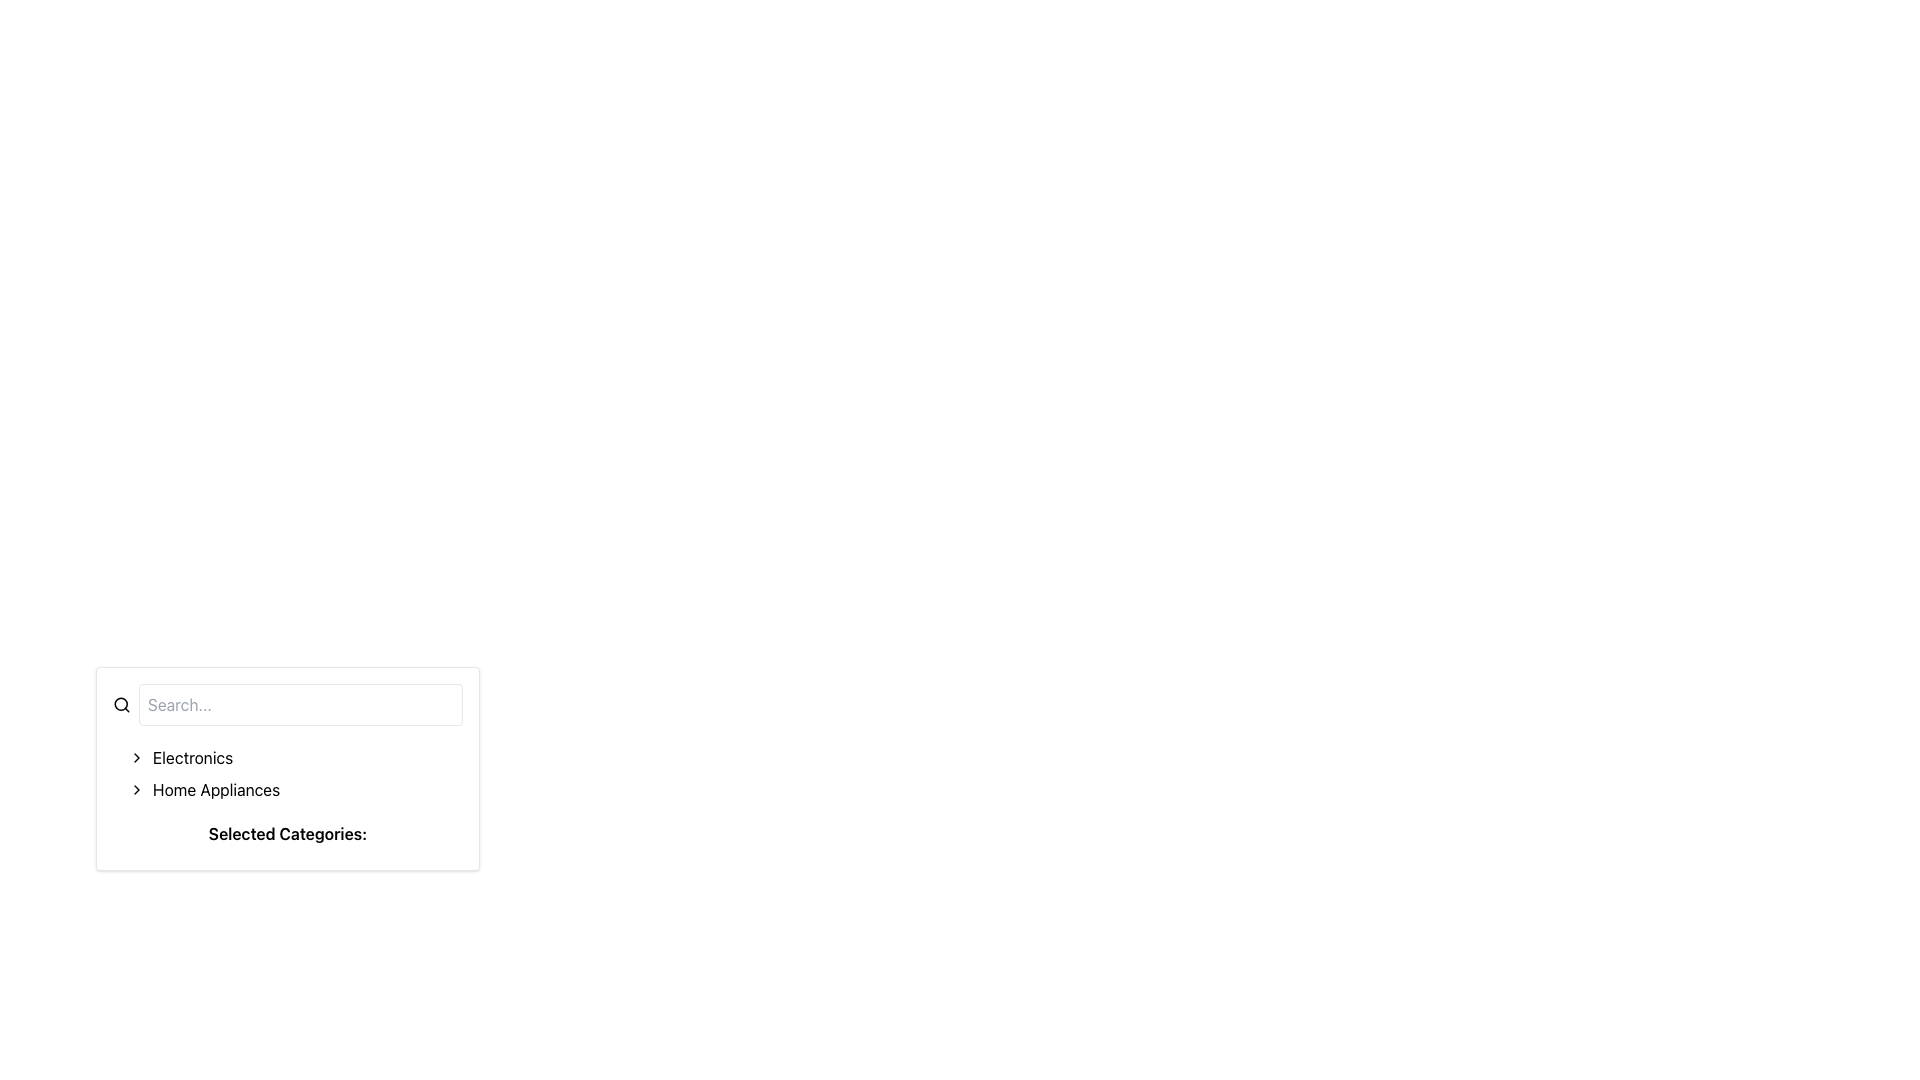 This screenshot has height=1080, width=1920. I want to click on the 'Home Appliances' text label, which is positioned below the 'Electronics' label in the category selection menu, so click(216, 789).